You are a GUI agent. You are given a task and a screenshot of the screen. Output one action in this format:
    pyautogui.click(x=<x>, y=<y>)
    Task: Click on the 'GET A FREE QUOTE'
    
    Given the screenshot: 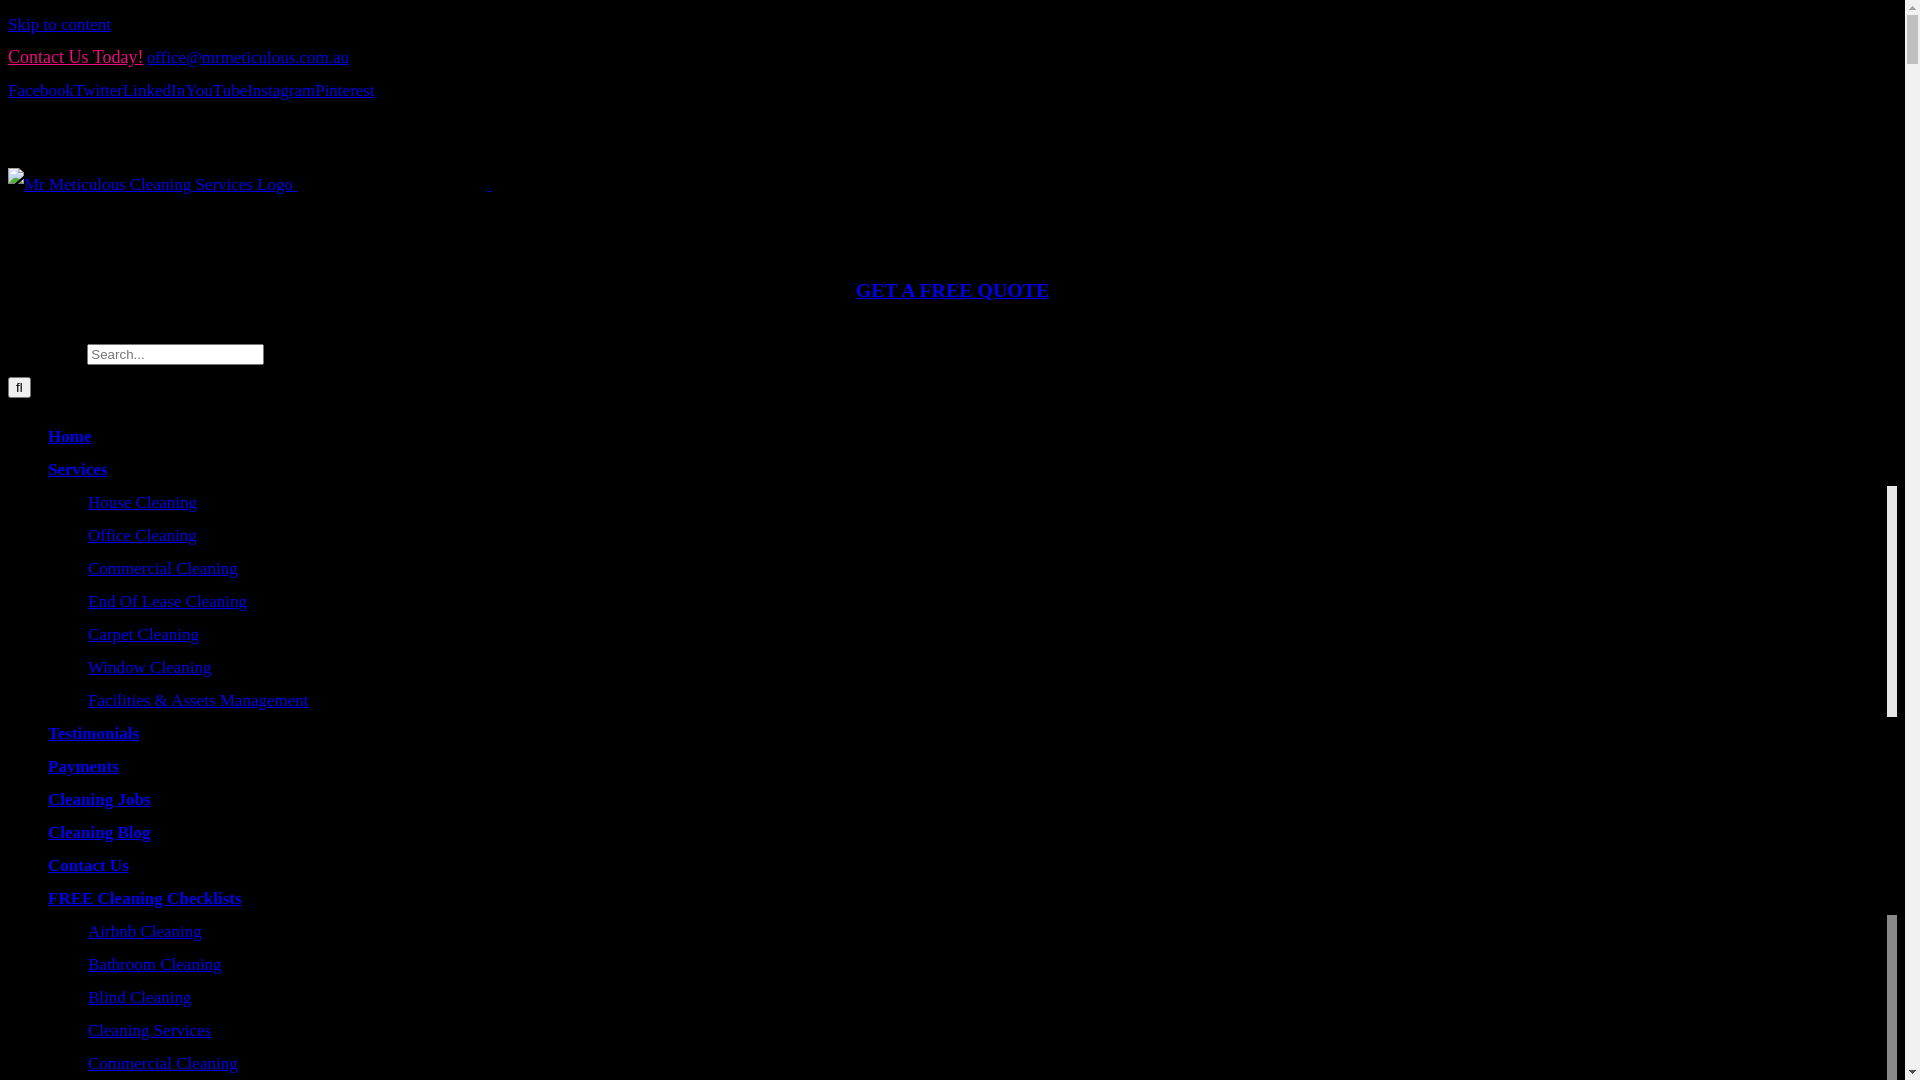 What is the action you would take?
    pyautogui.click(x=951, y=289)
    